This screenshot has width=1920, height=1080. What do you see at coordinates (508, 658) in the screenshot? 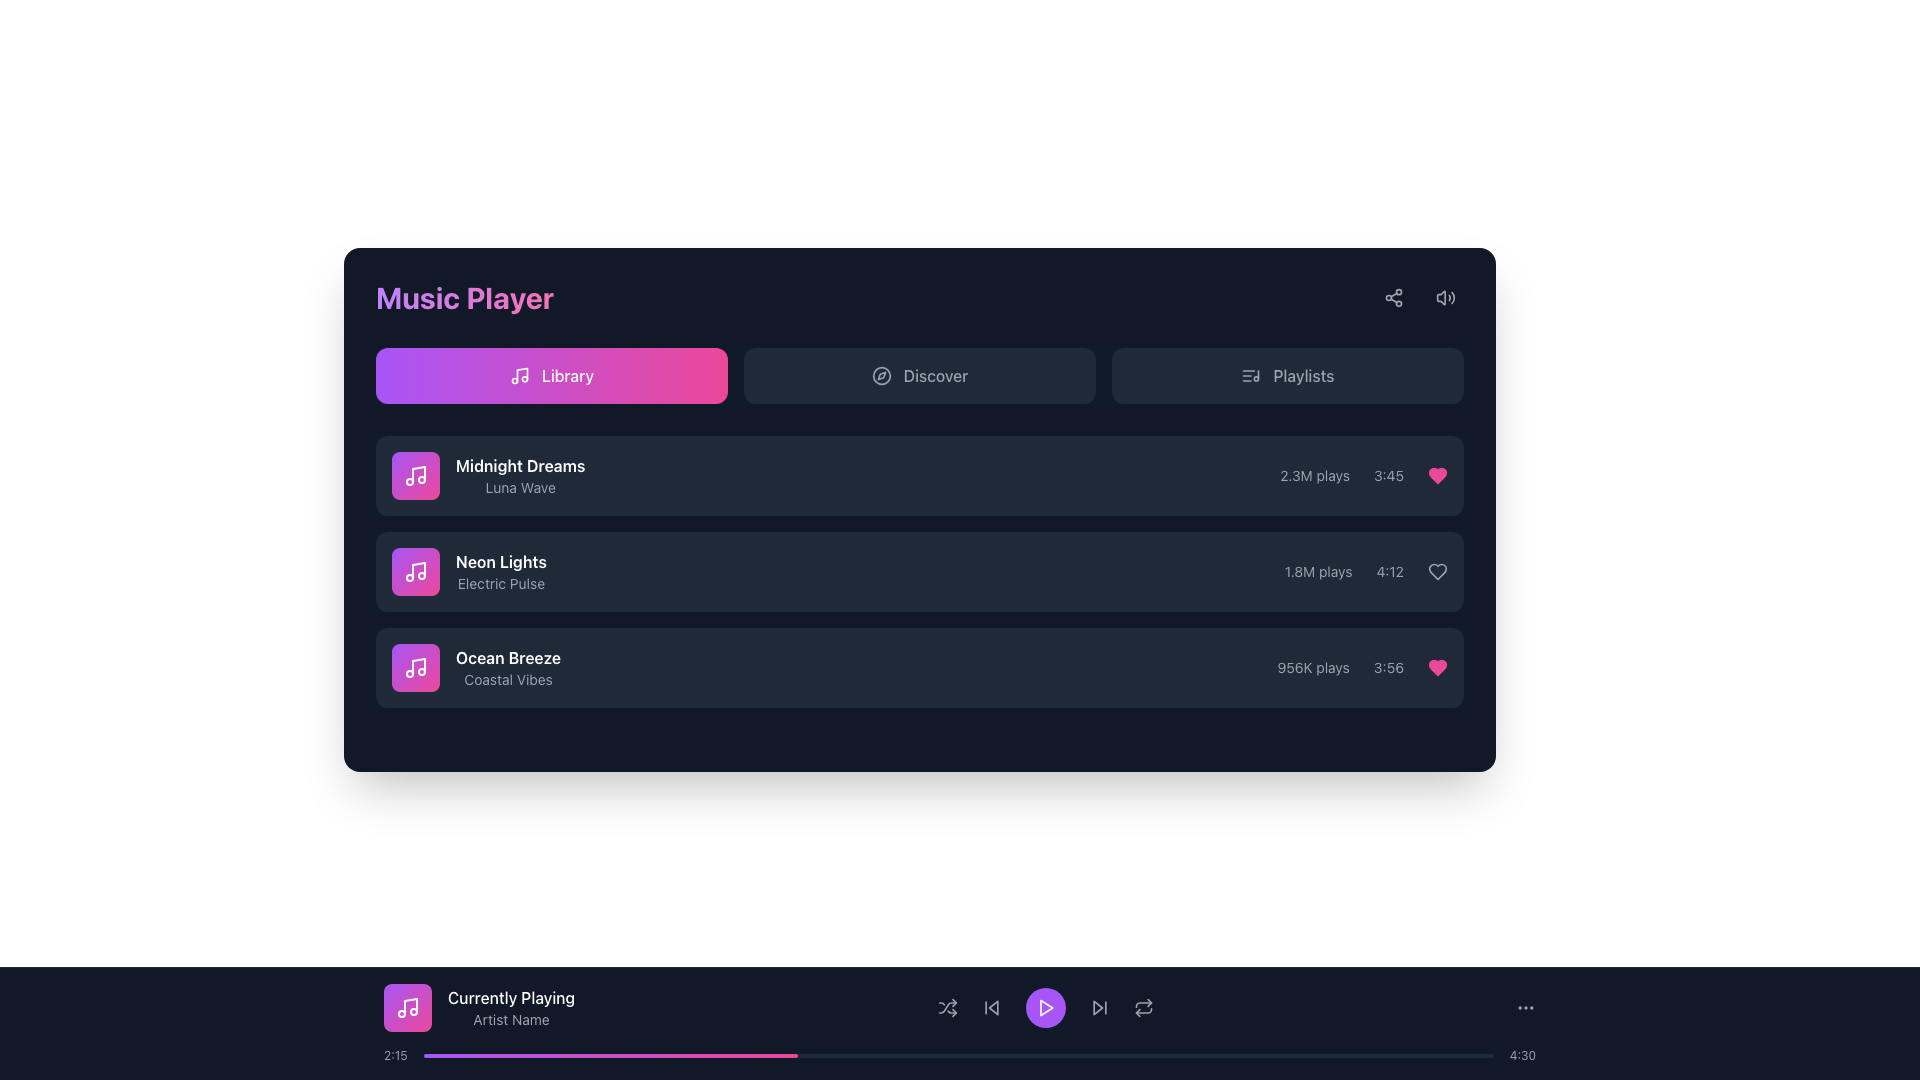
I see `the Text label displaying the title 'Ocean Breeze', which is located in the third song item of the vertically arranged list in the 'Library' section of the Music Player interface` at bounding box center [508, 658].